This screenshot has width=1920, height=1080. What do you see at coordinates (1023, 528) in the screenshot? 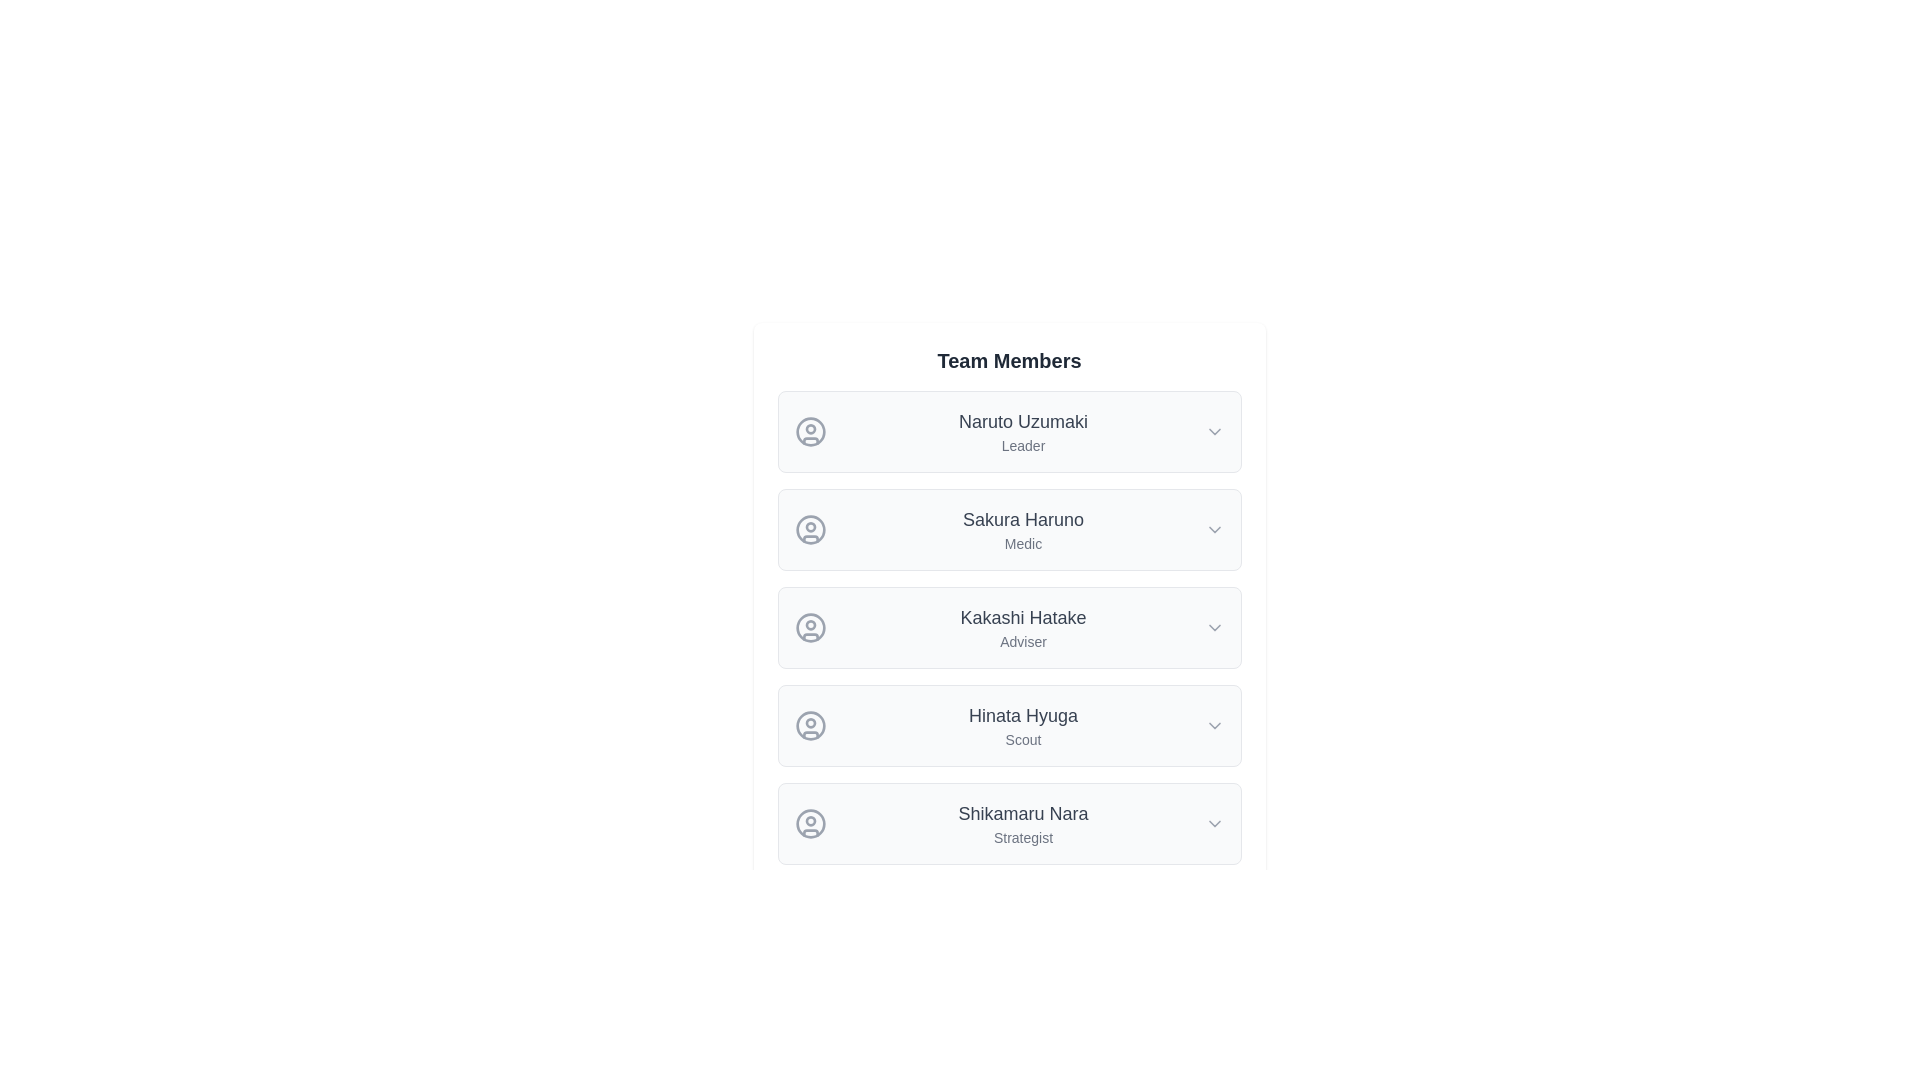
I see `the text label displaying 'Medic' which is the second item in the team member list, located below 'Naruto Uzumaki' and above 'Kakashi Hatake'` at bounding box center [1023, 528].